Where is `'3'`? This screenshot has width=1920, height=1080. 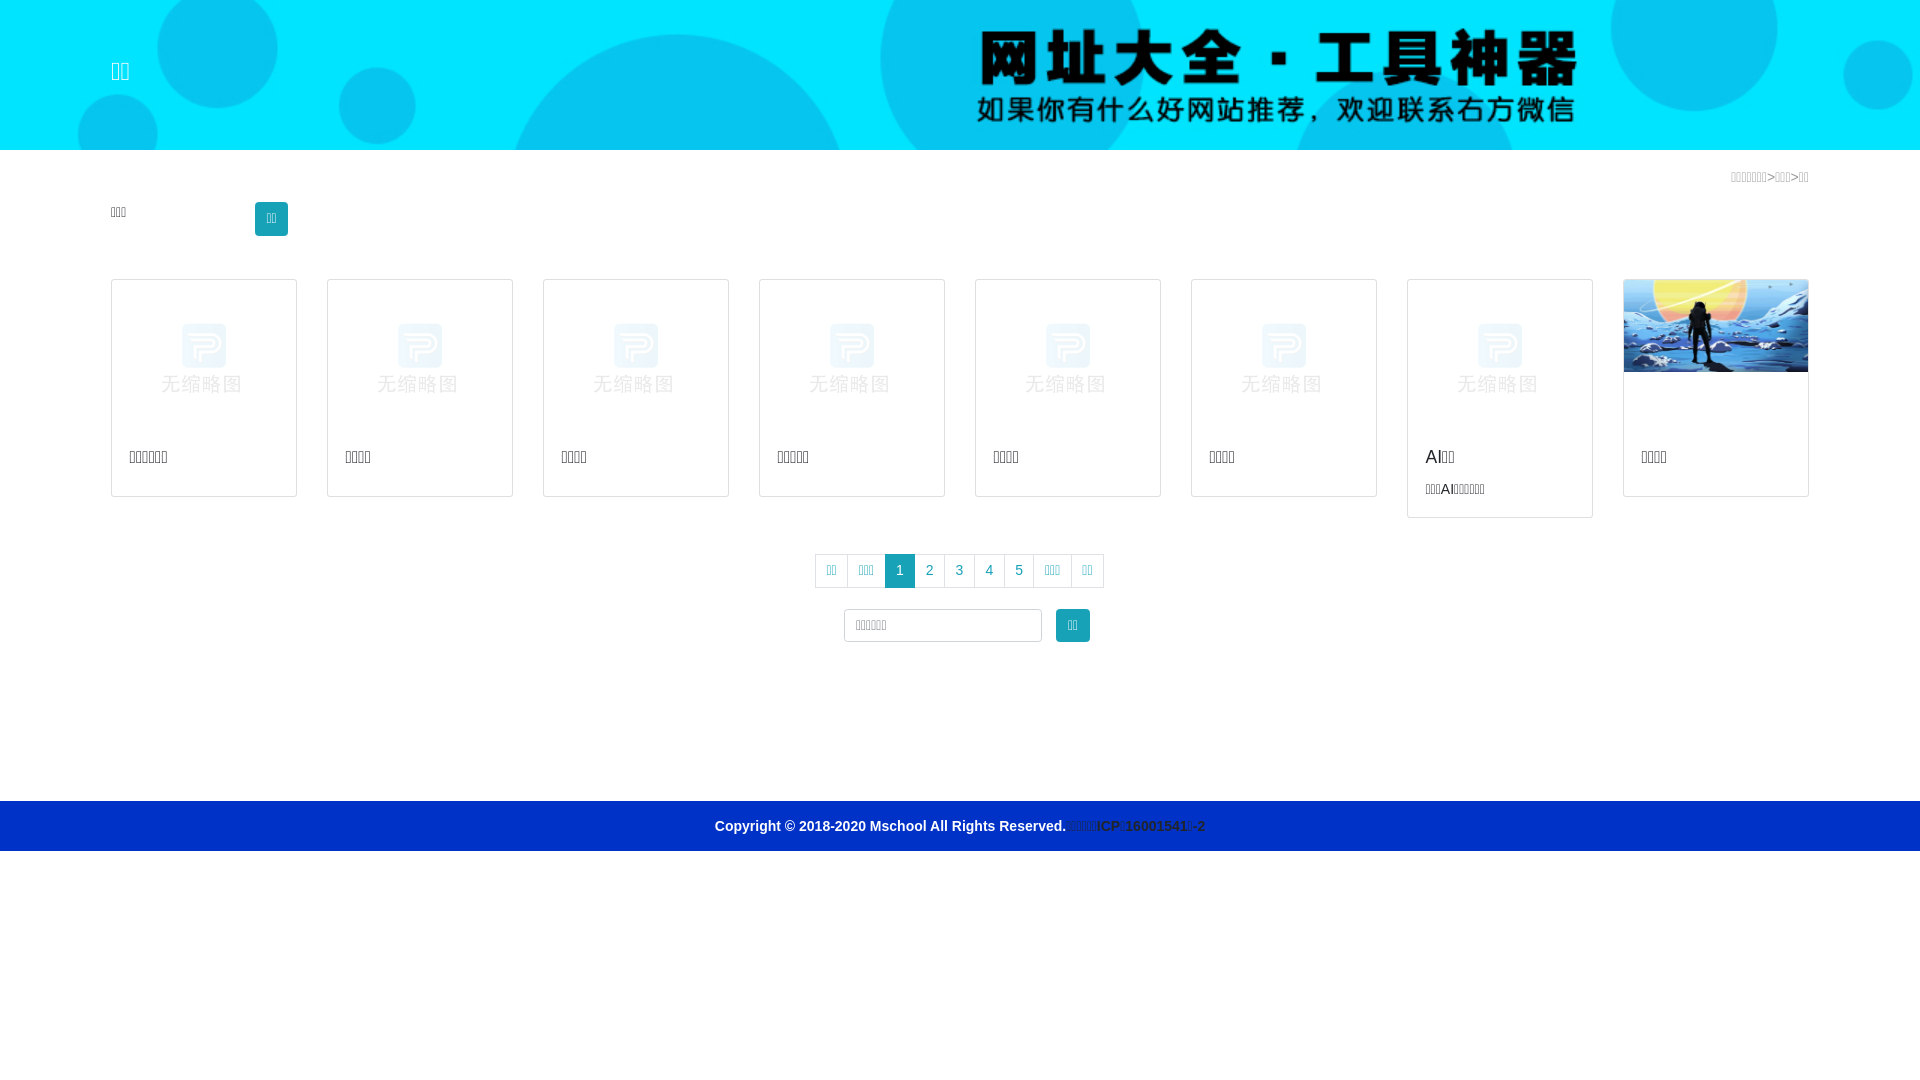
'3' is located at coordinates (943, 570).